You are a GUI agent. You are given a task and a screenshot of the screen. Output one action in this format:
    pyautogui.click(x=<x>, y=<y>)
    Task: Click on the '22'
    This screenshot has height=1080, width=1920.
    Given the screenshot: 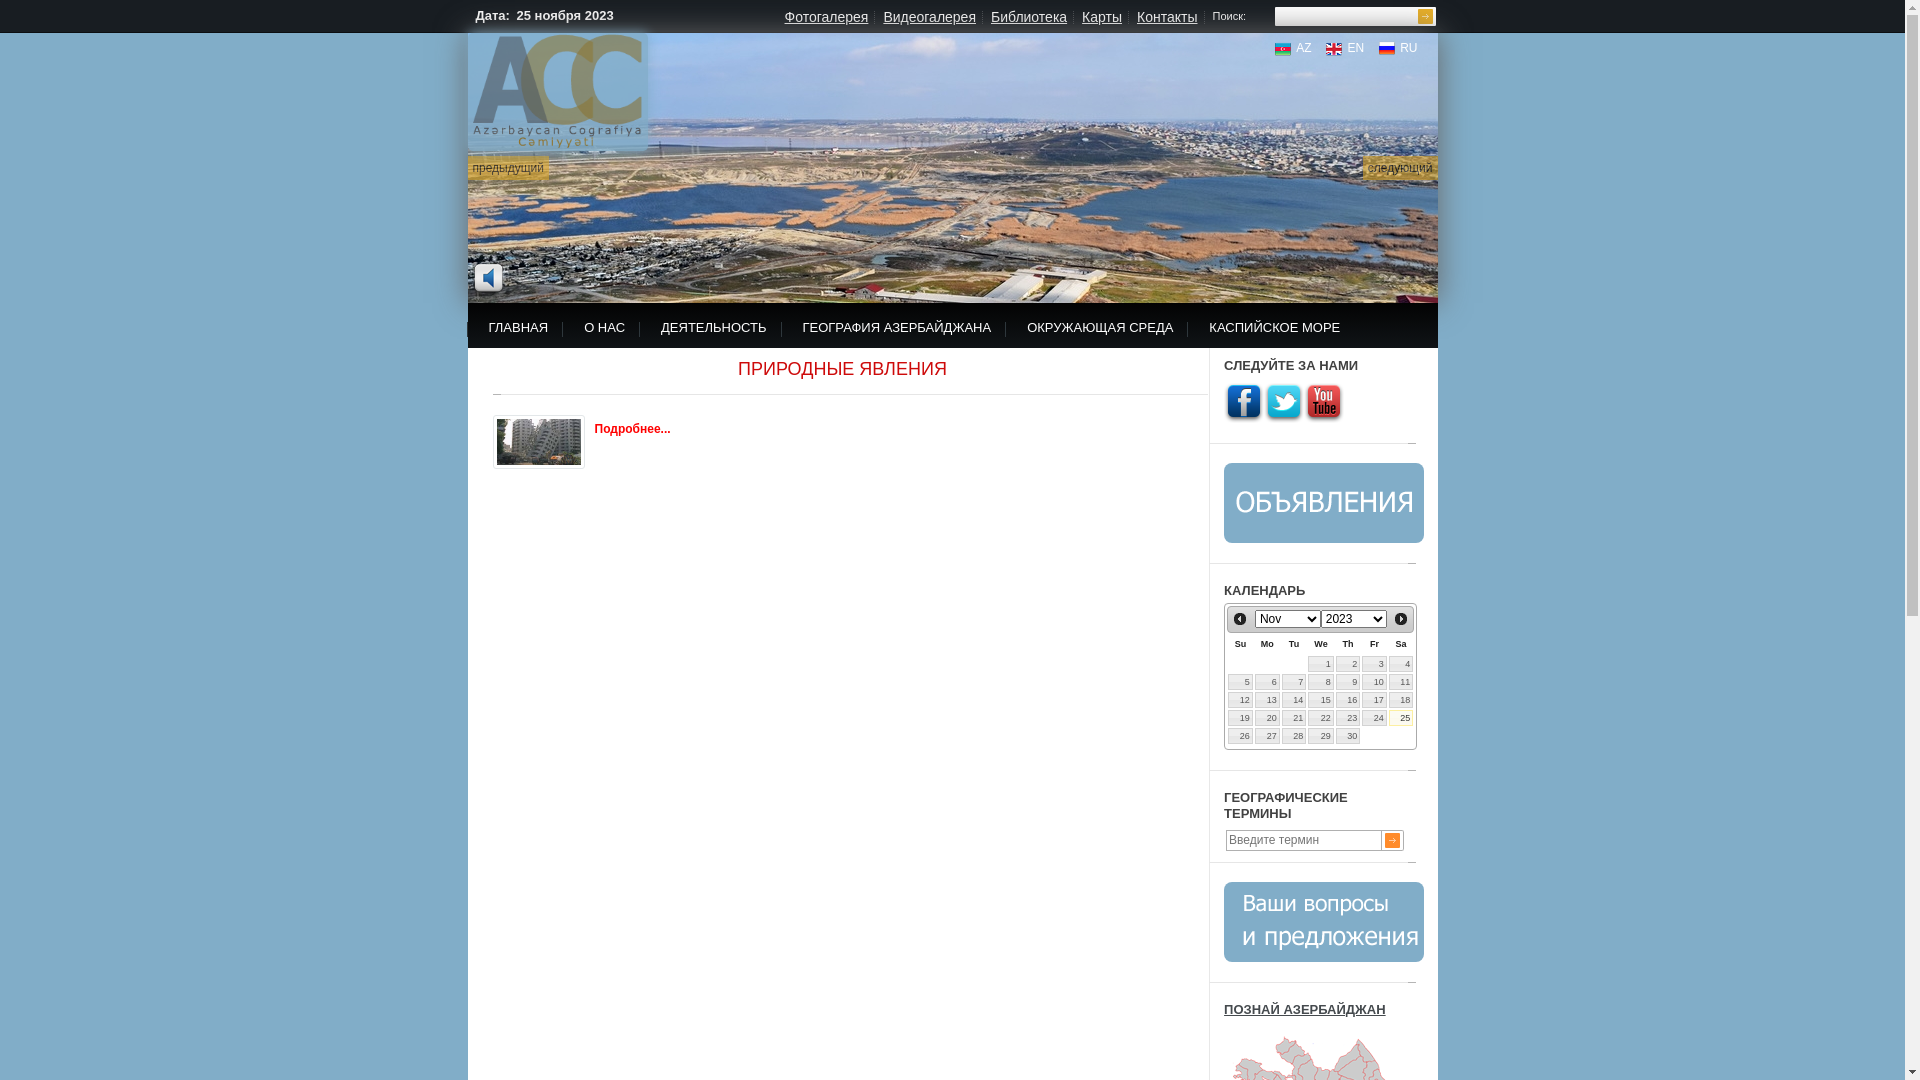 What is the action you would take?
    pyautogui.click(x=1320, y=716)
    